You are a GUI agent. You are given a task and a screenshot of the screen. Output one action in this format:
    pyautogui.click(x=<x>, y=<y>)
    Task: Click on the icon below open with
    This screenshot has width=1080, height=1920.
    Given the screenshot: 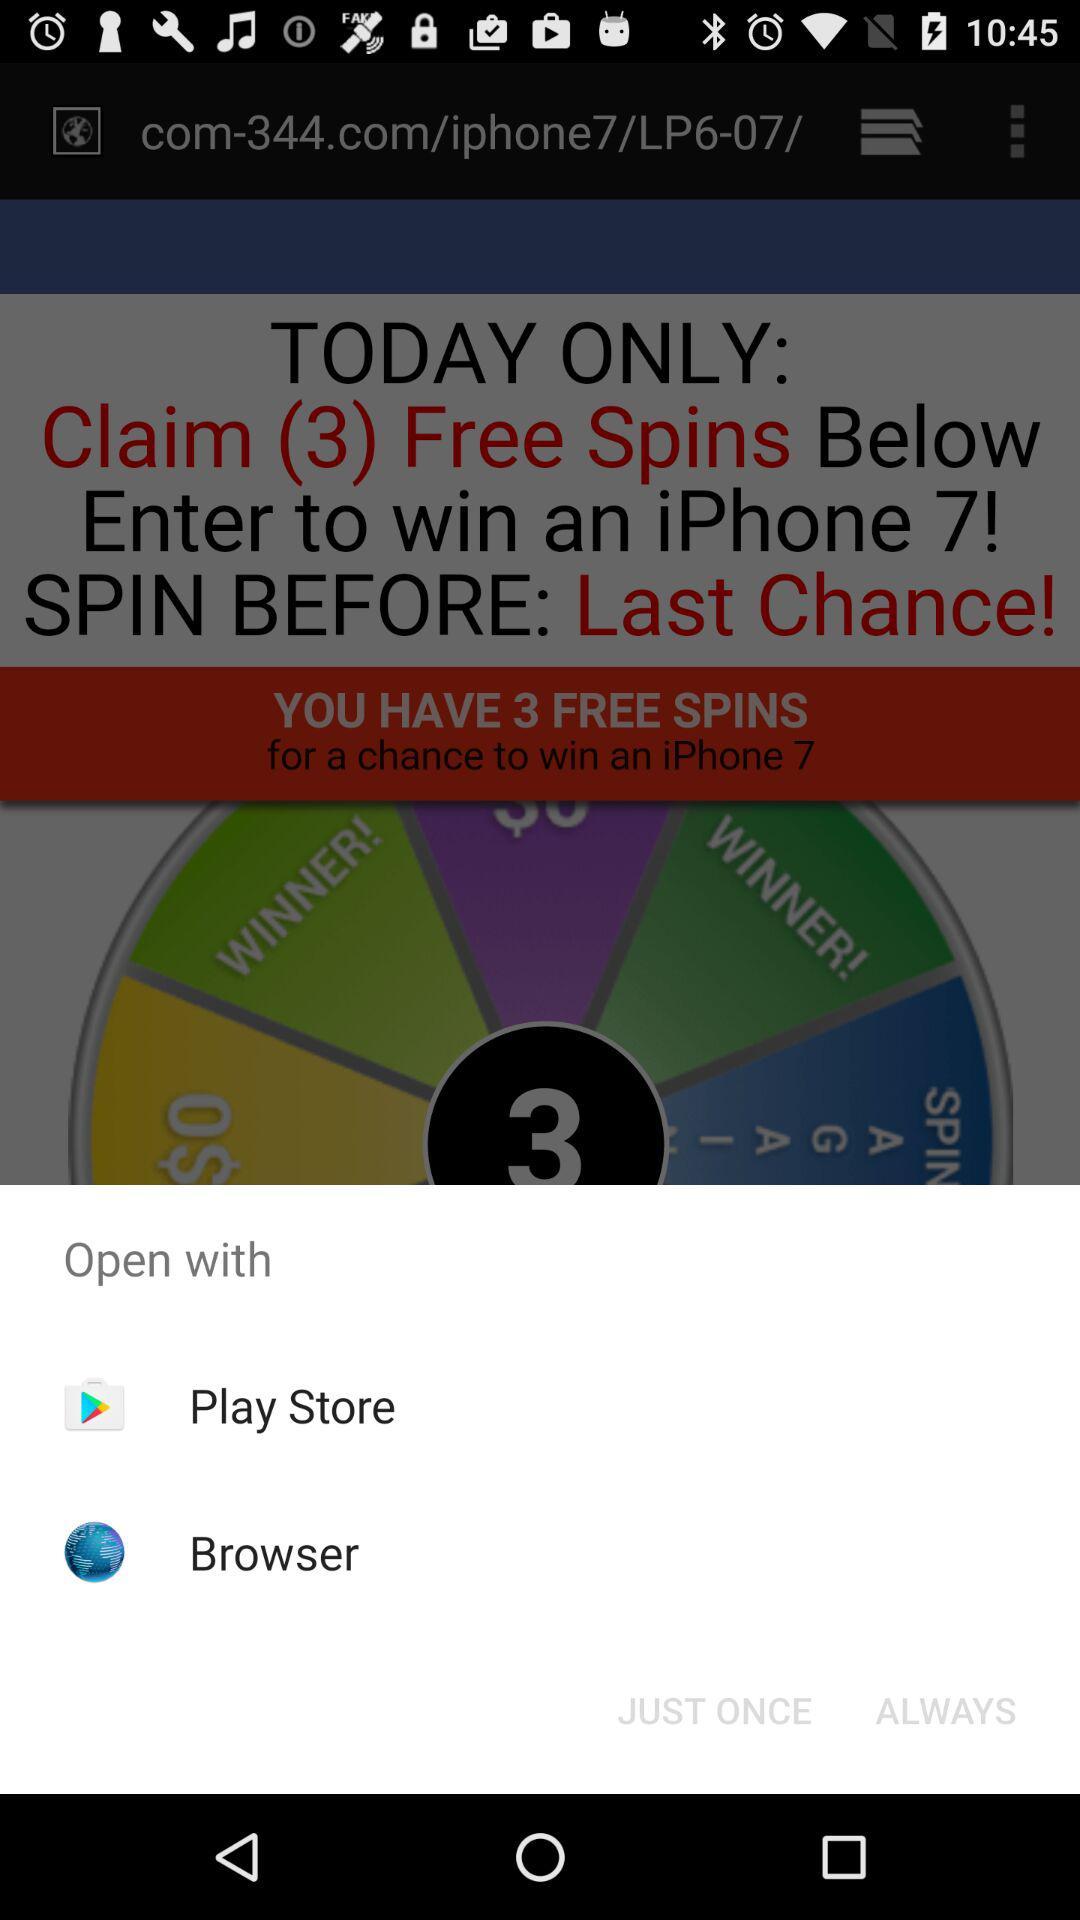 What is the action you would take?
    pyautogui.click(x=945, y=1708)
    